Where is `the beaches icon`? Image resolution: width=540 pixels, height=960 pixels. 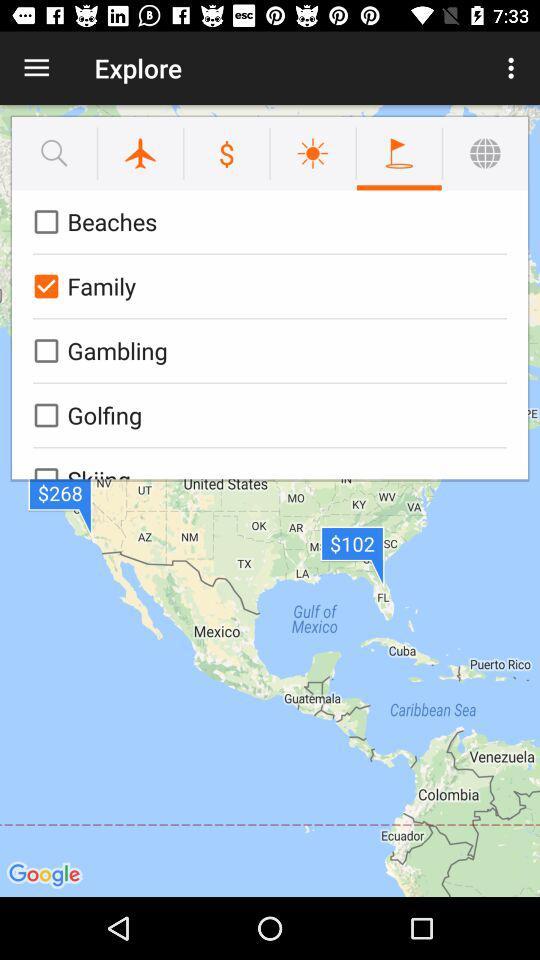 the beaches icon is located at coordinates (266, 221).